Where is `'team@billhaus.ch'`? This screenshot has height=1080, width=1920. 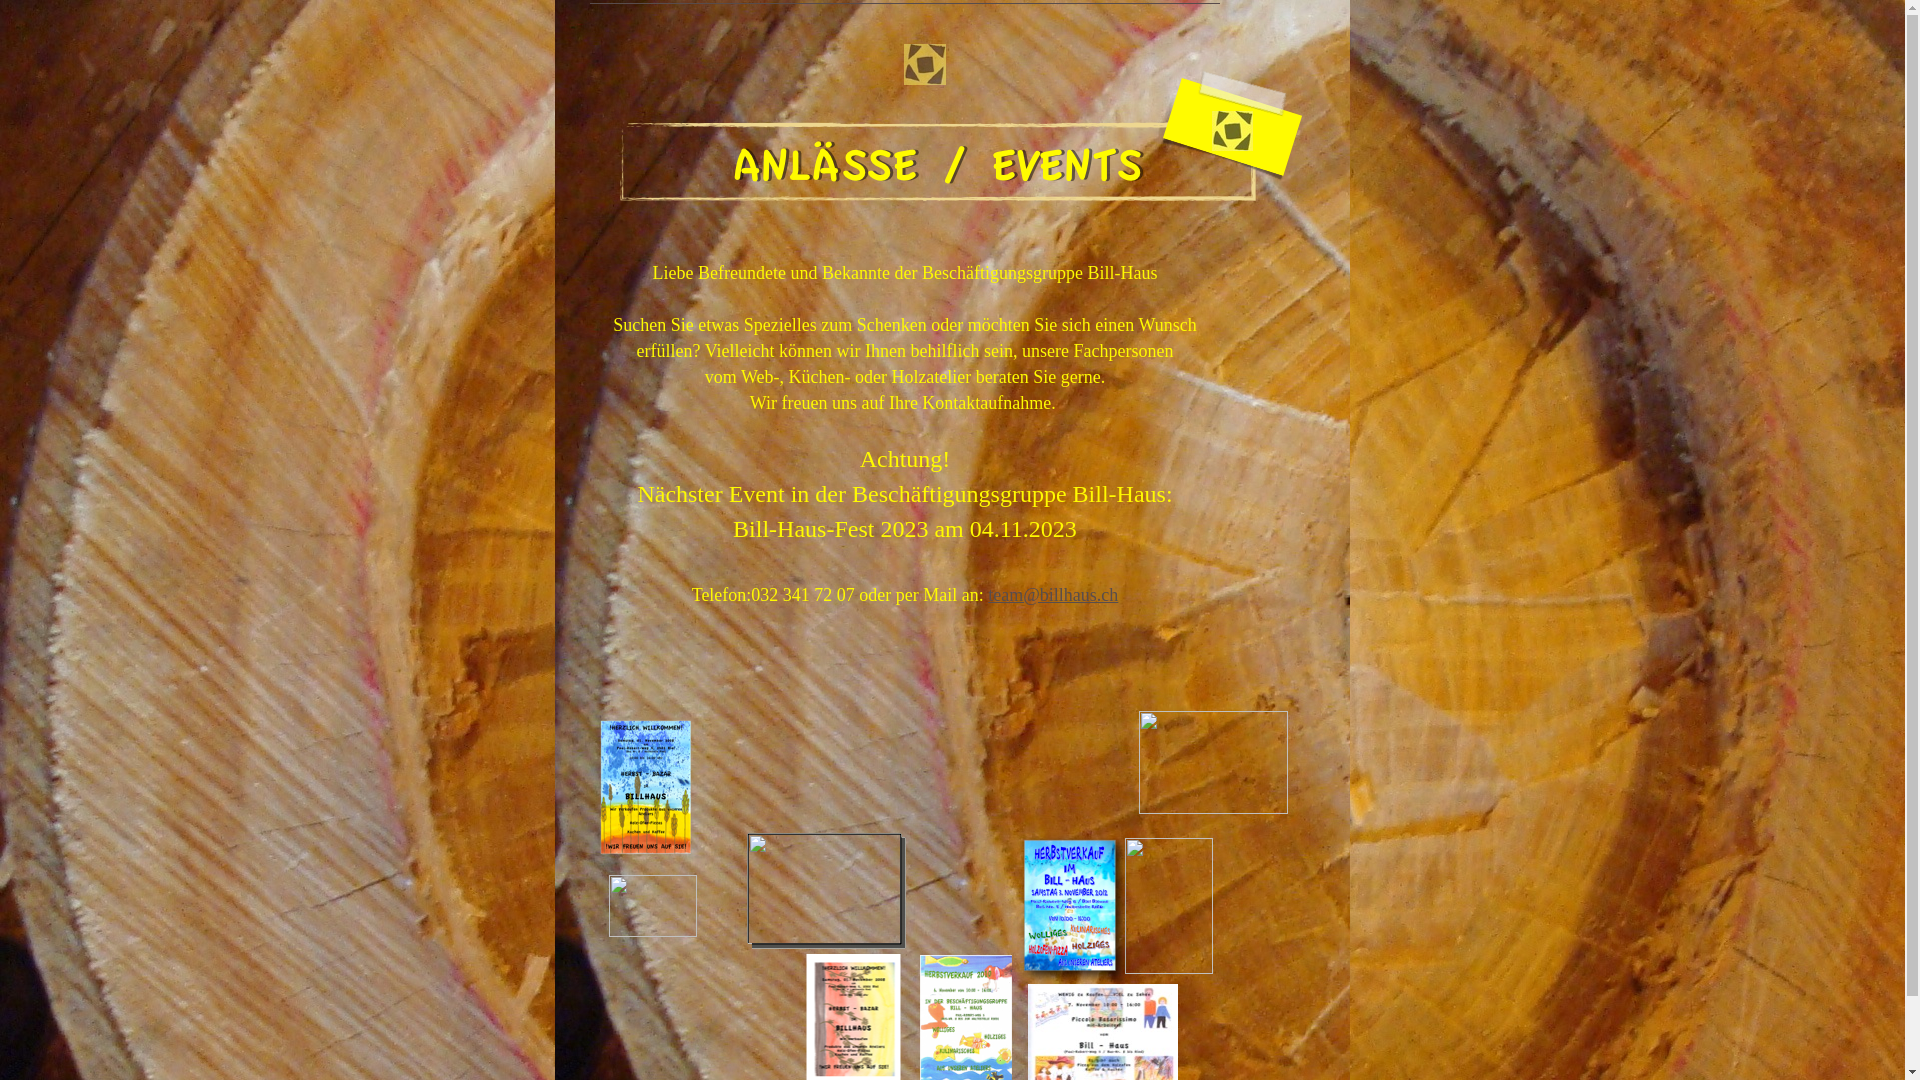 'team@billhaus.ch' is located at coordinates (988, 593).